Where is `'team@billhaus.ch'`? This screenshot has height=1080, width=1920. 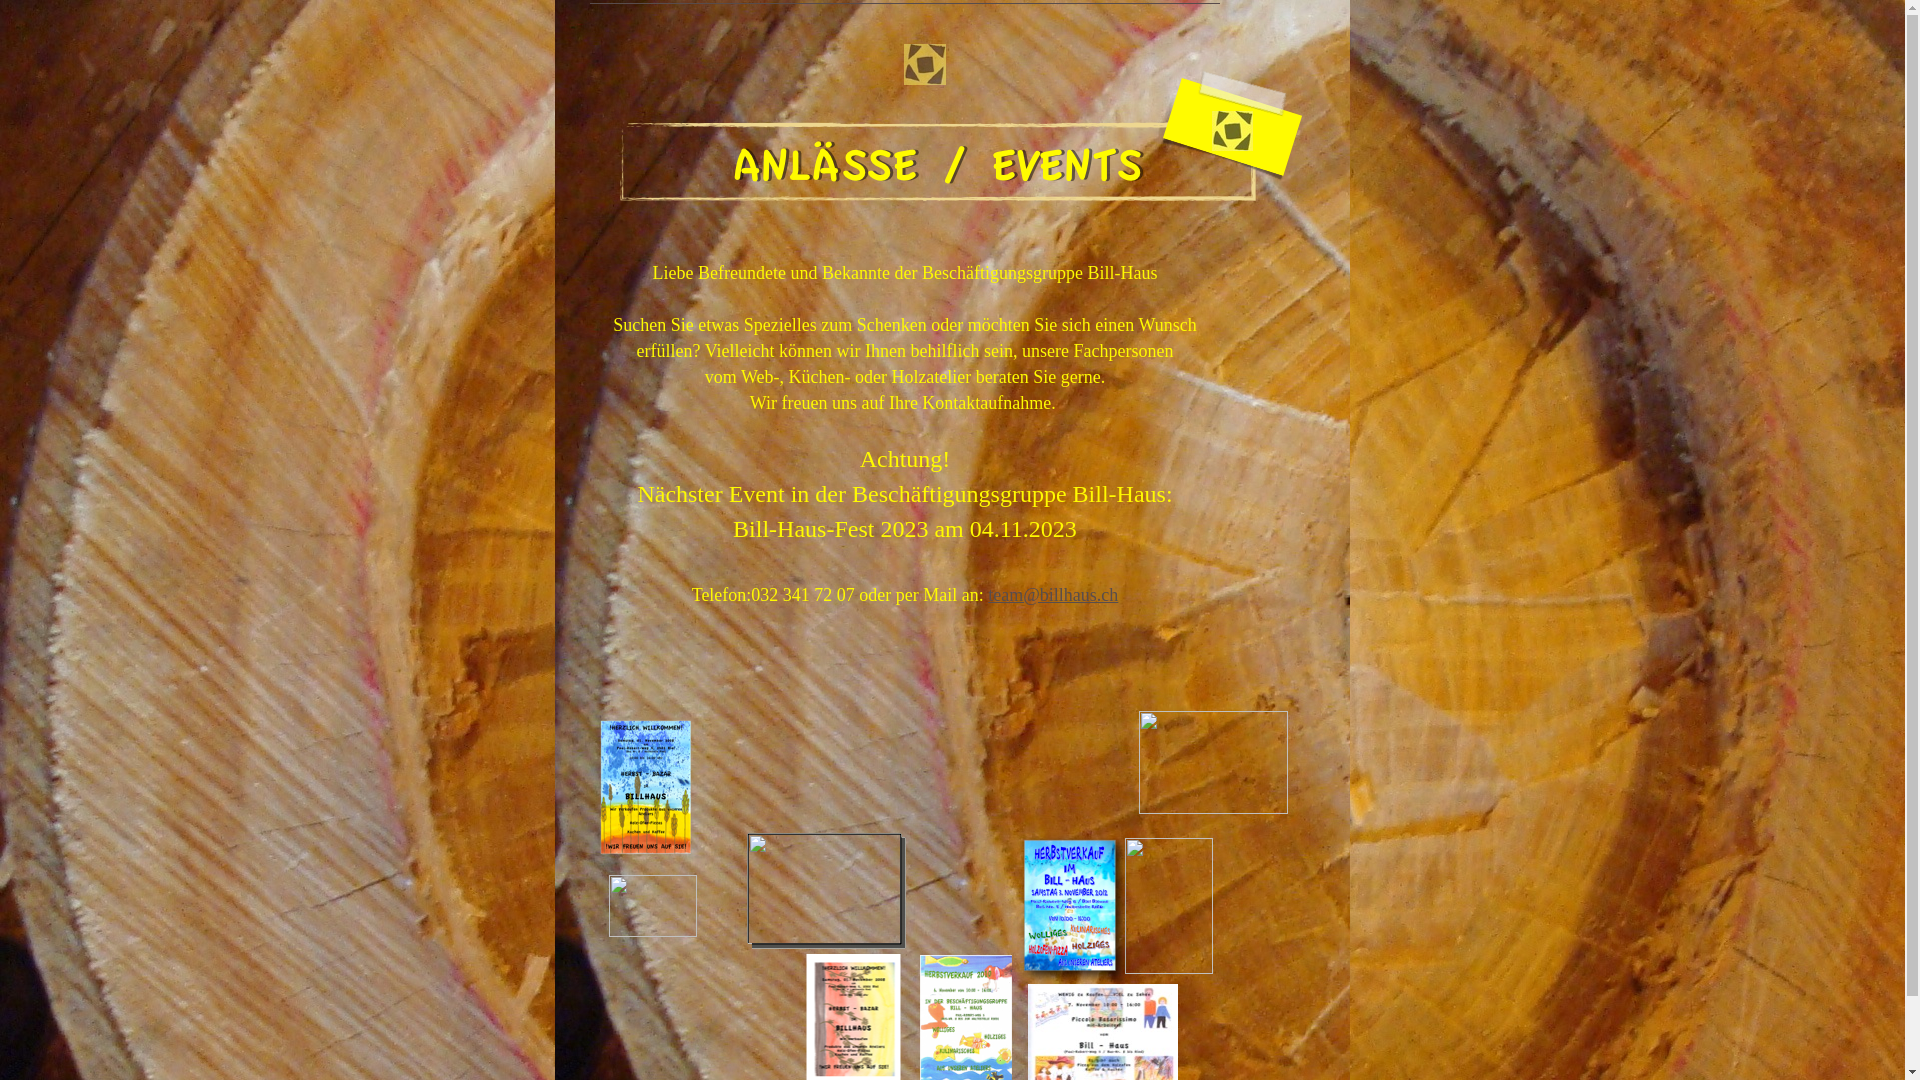 'team@billhaus.ch' is located at coordinates (988, 593).